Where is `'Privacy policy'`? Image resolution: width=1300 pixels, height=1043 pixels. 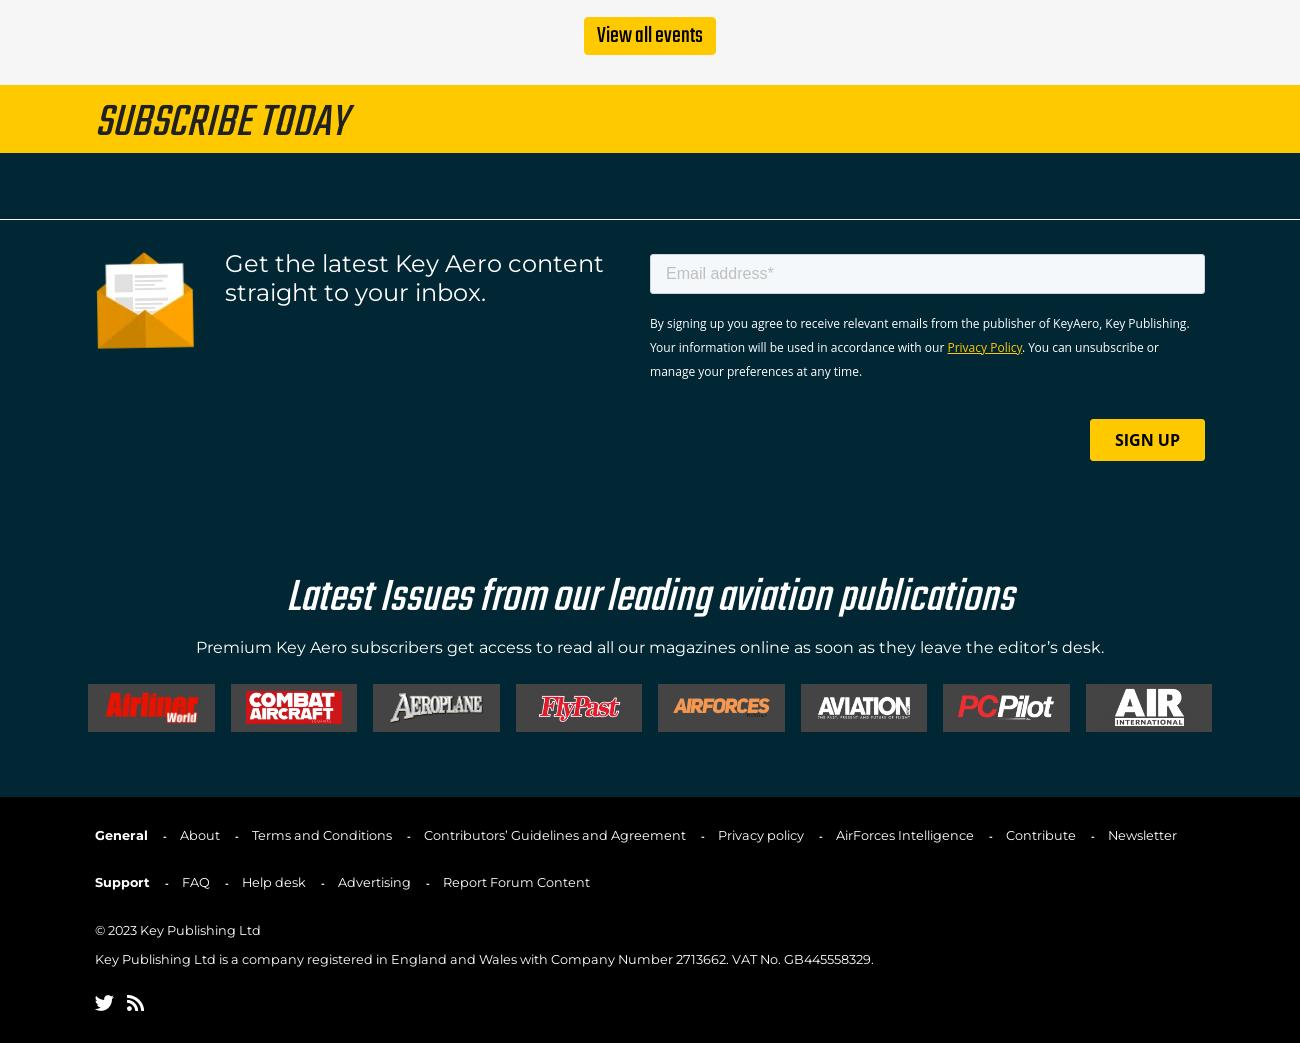
'Privacy policy' is located at coordinates (760, 834).